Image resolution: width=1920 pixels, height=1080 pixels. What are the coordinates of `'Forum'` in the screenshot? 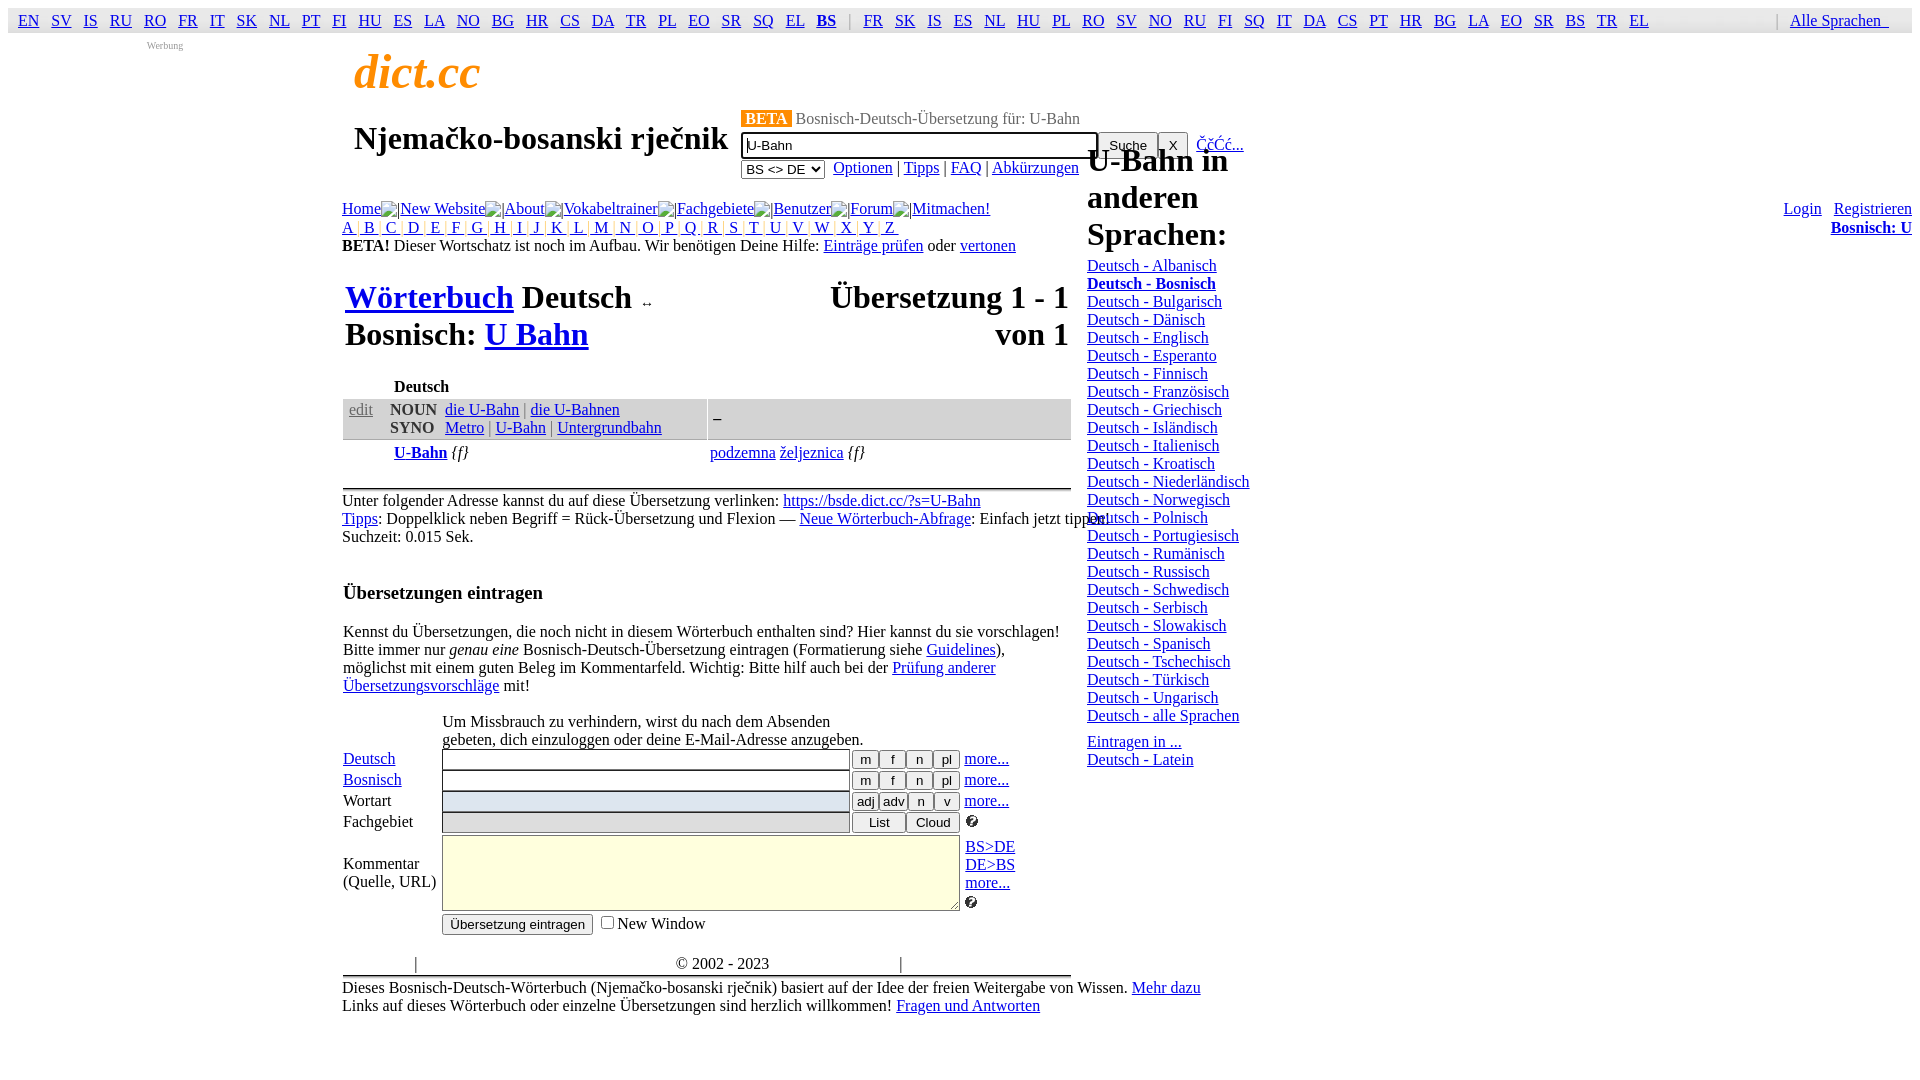 It's located at (871, 208).